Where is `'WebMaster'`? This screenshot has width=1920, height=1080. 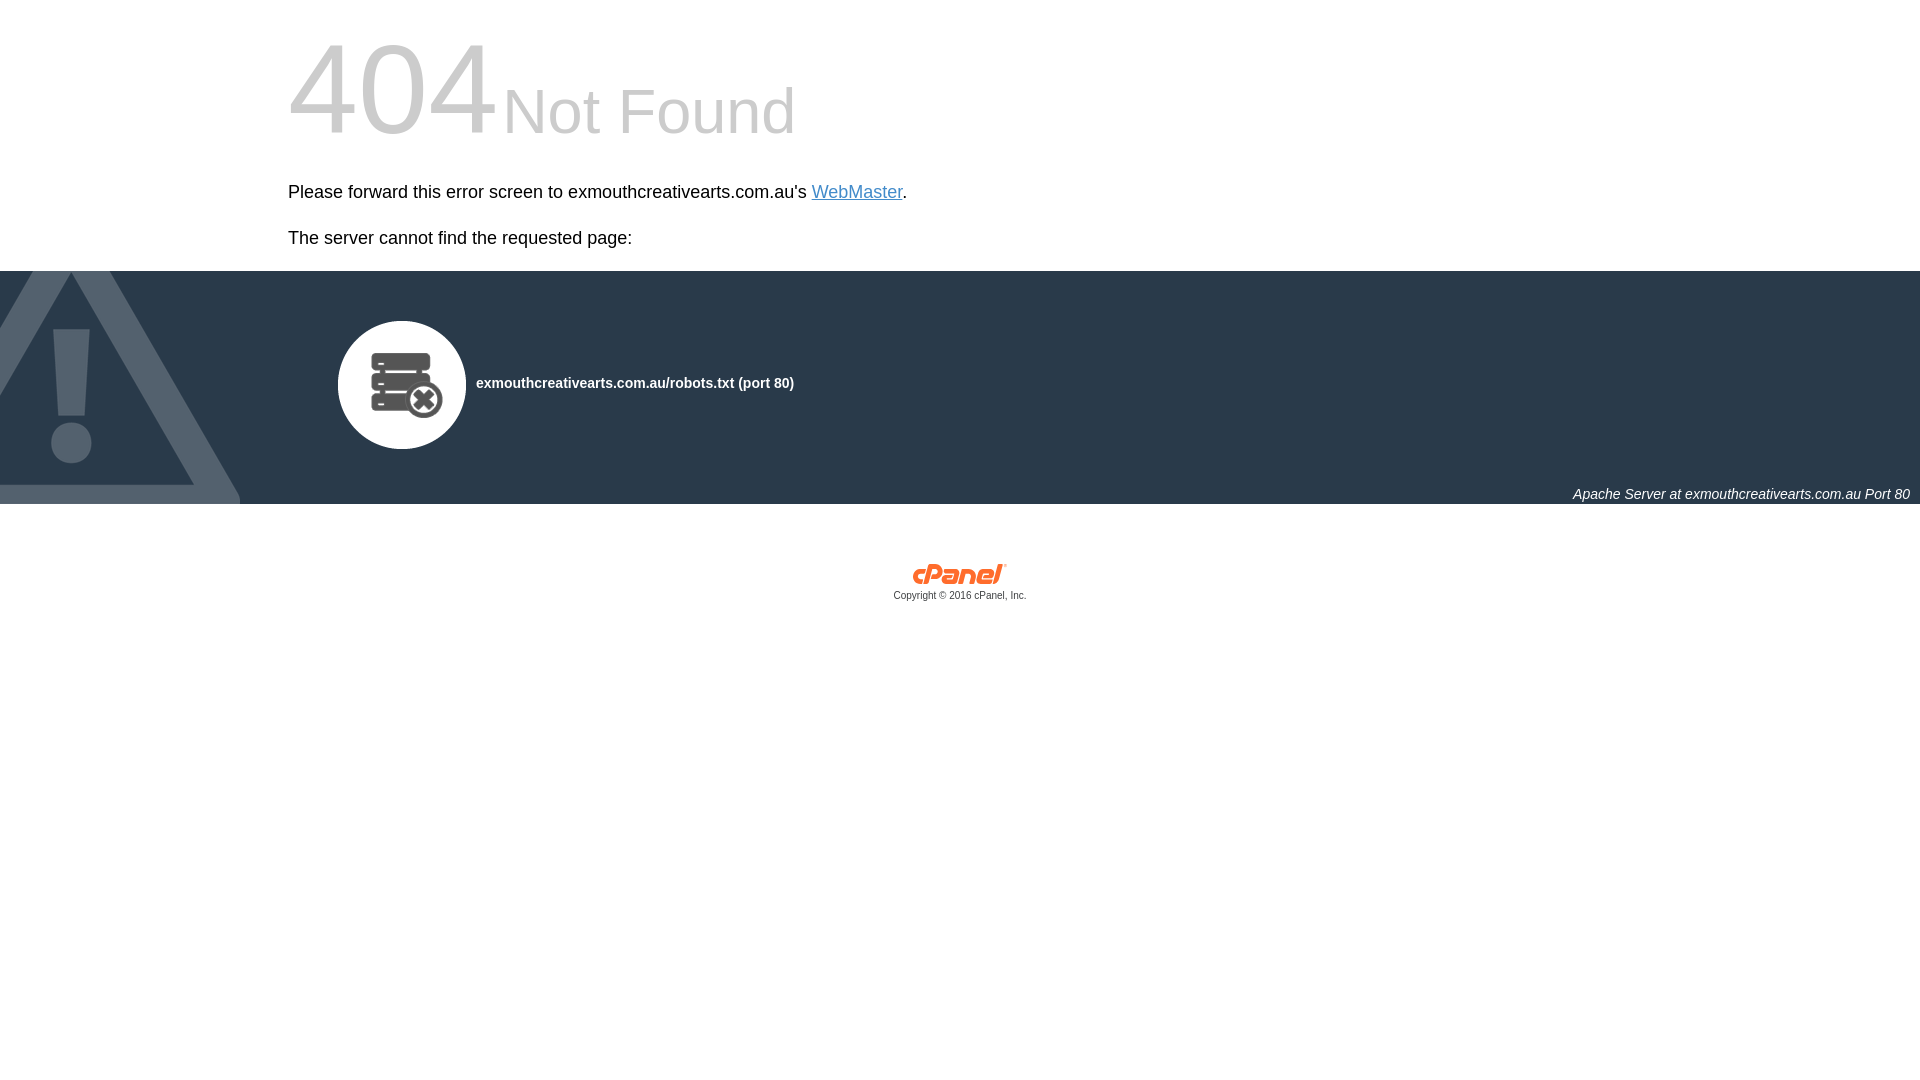 'WebMaster' is located at coordinates (857, 192).